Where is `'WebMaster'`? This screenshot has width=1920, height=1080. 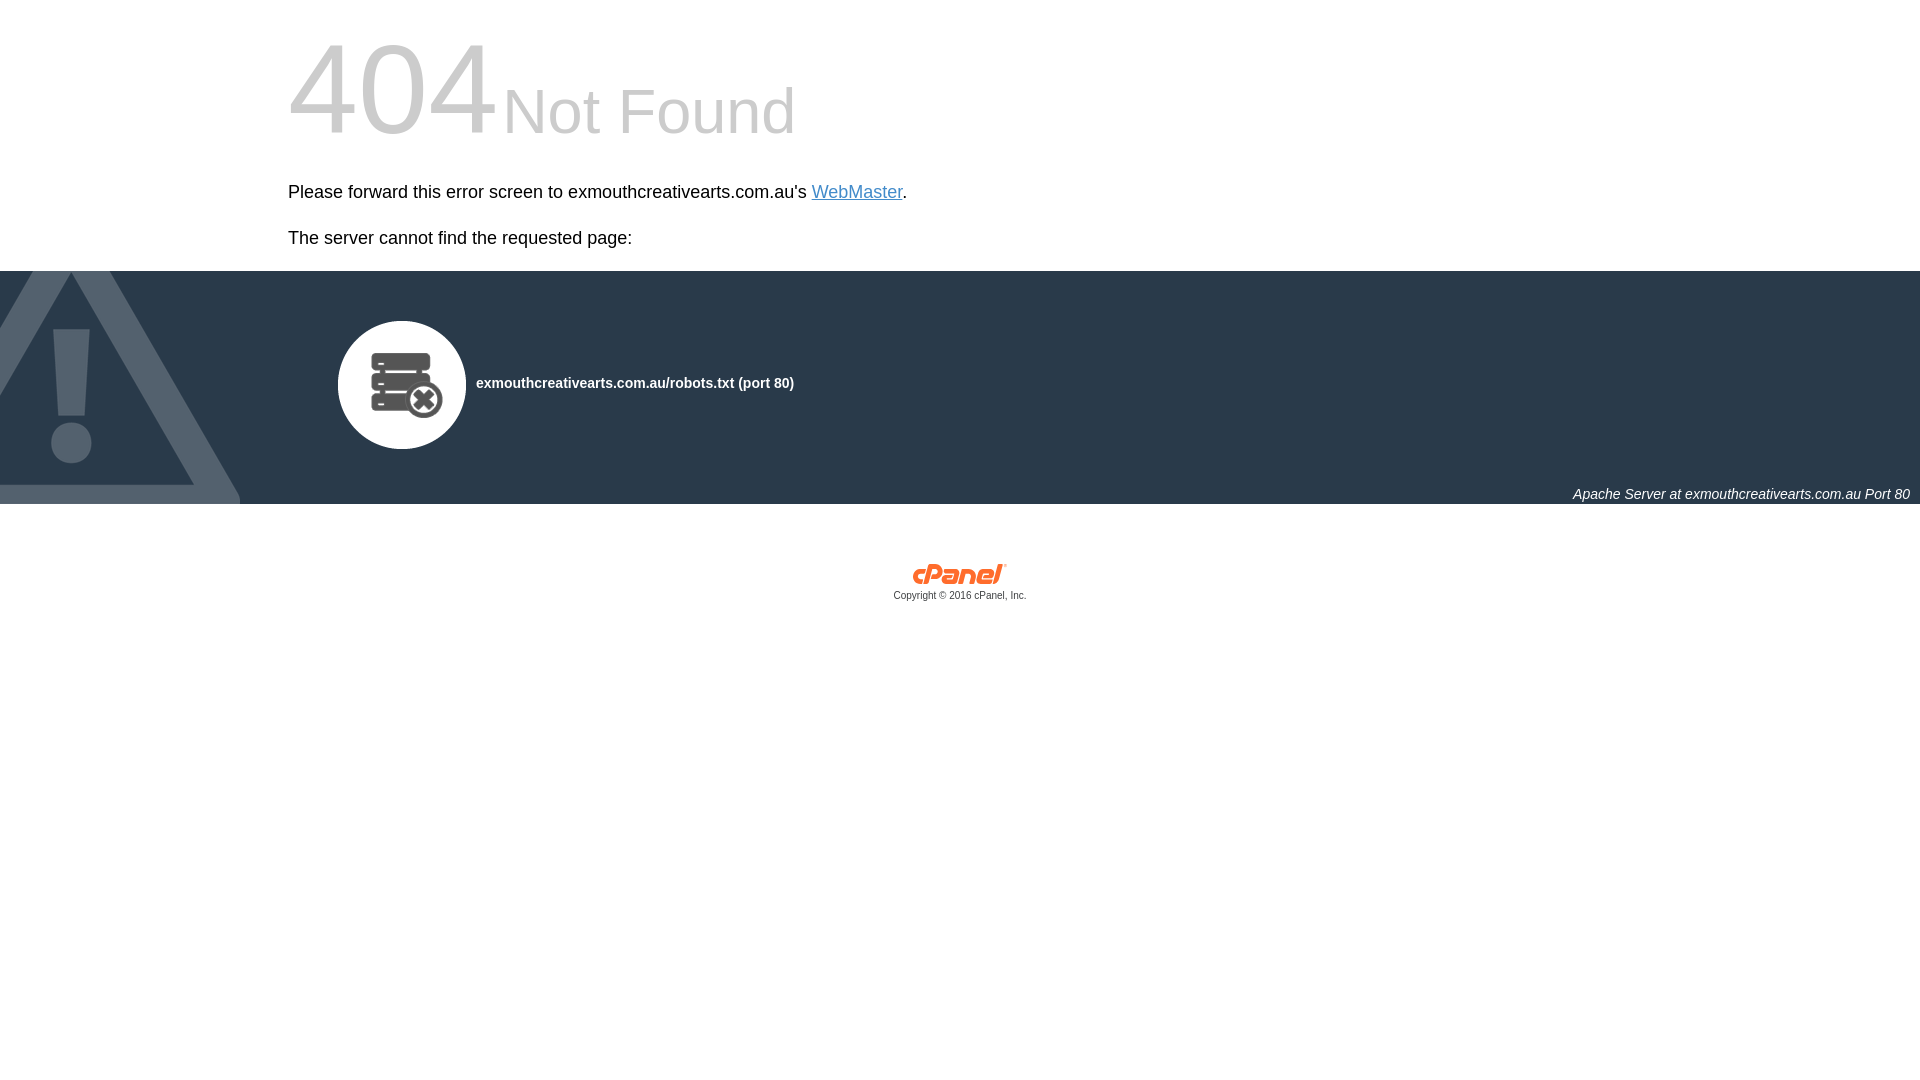 'WebMaster' is located at coordinates (857, 192).